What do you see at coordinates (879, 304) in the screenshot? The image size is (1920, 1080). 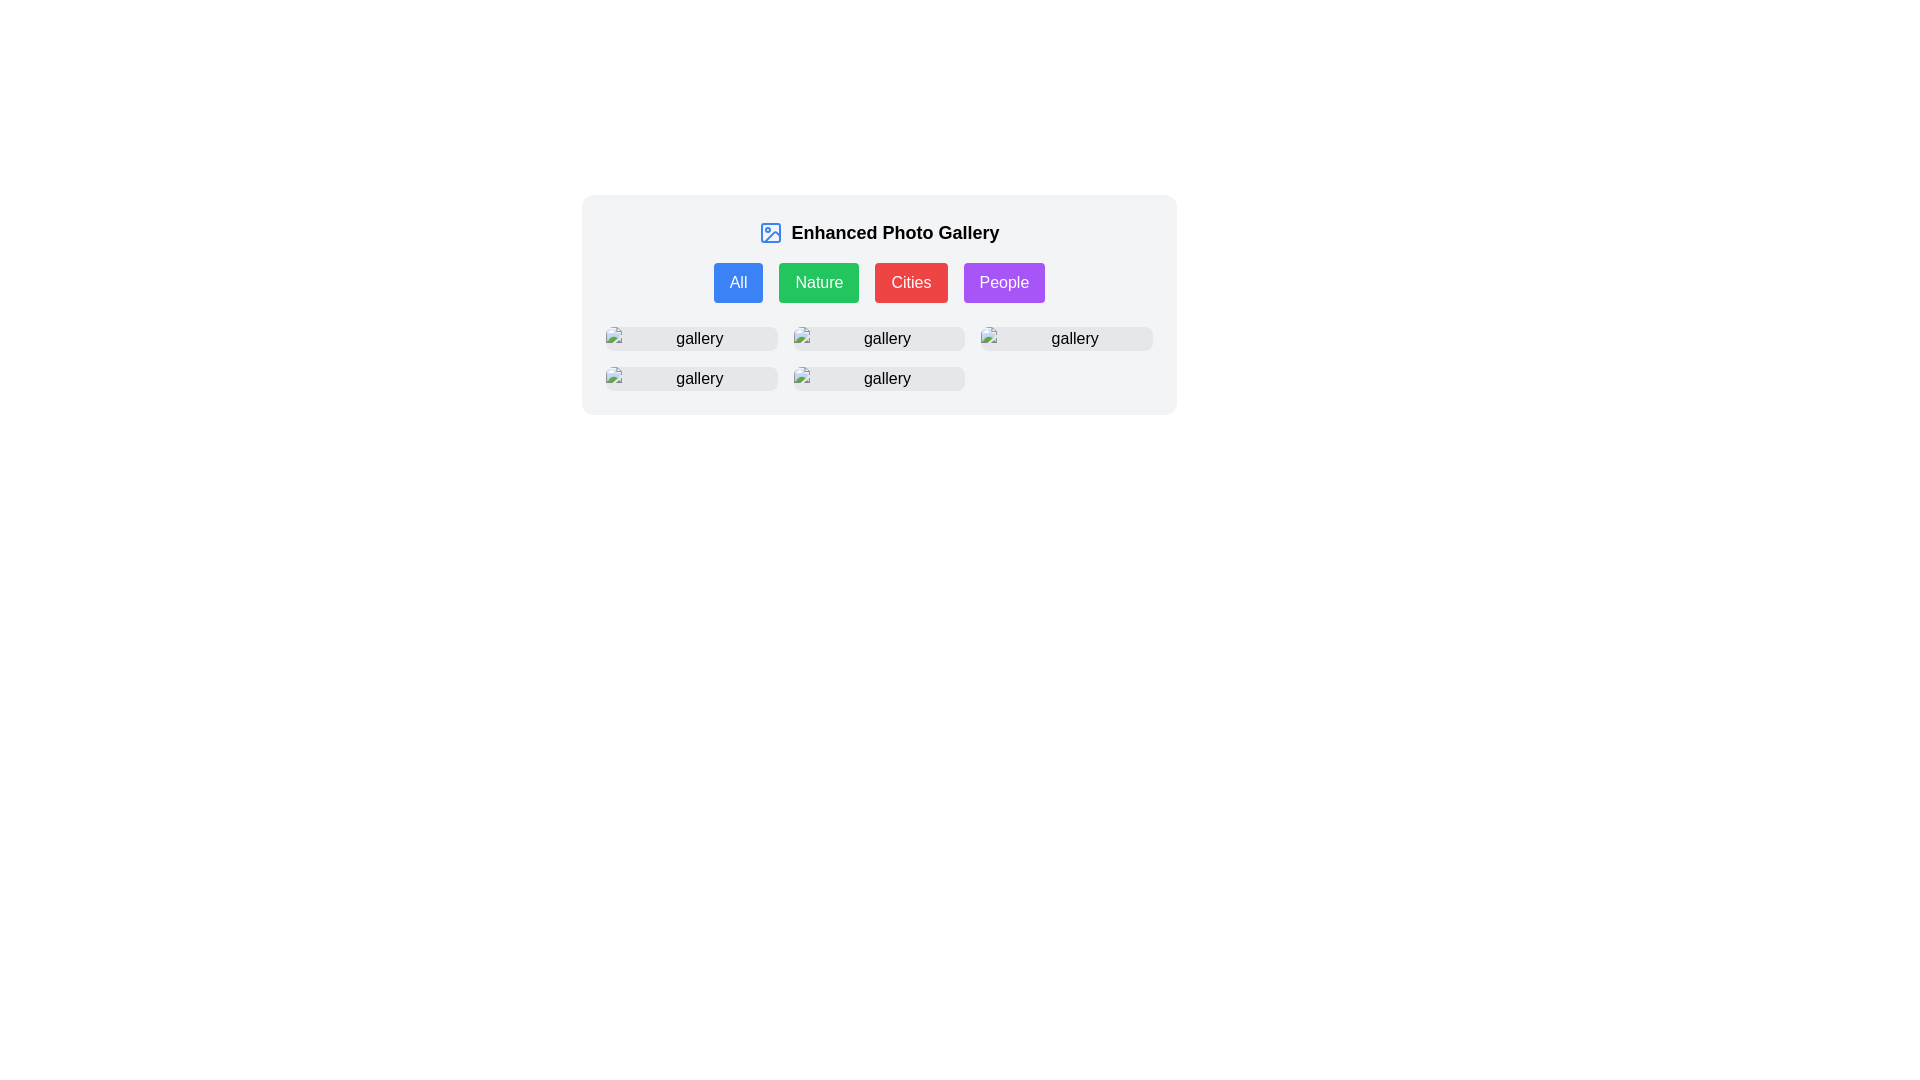 I see `the 'Cities' button, which has a red background and white text, to filter the content` at bounding box center [879, 304].